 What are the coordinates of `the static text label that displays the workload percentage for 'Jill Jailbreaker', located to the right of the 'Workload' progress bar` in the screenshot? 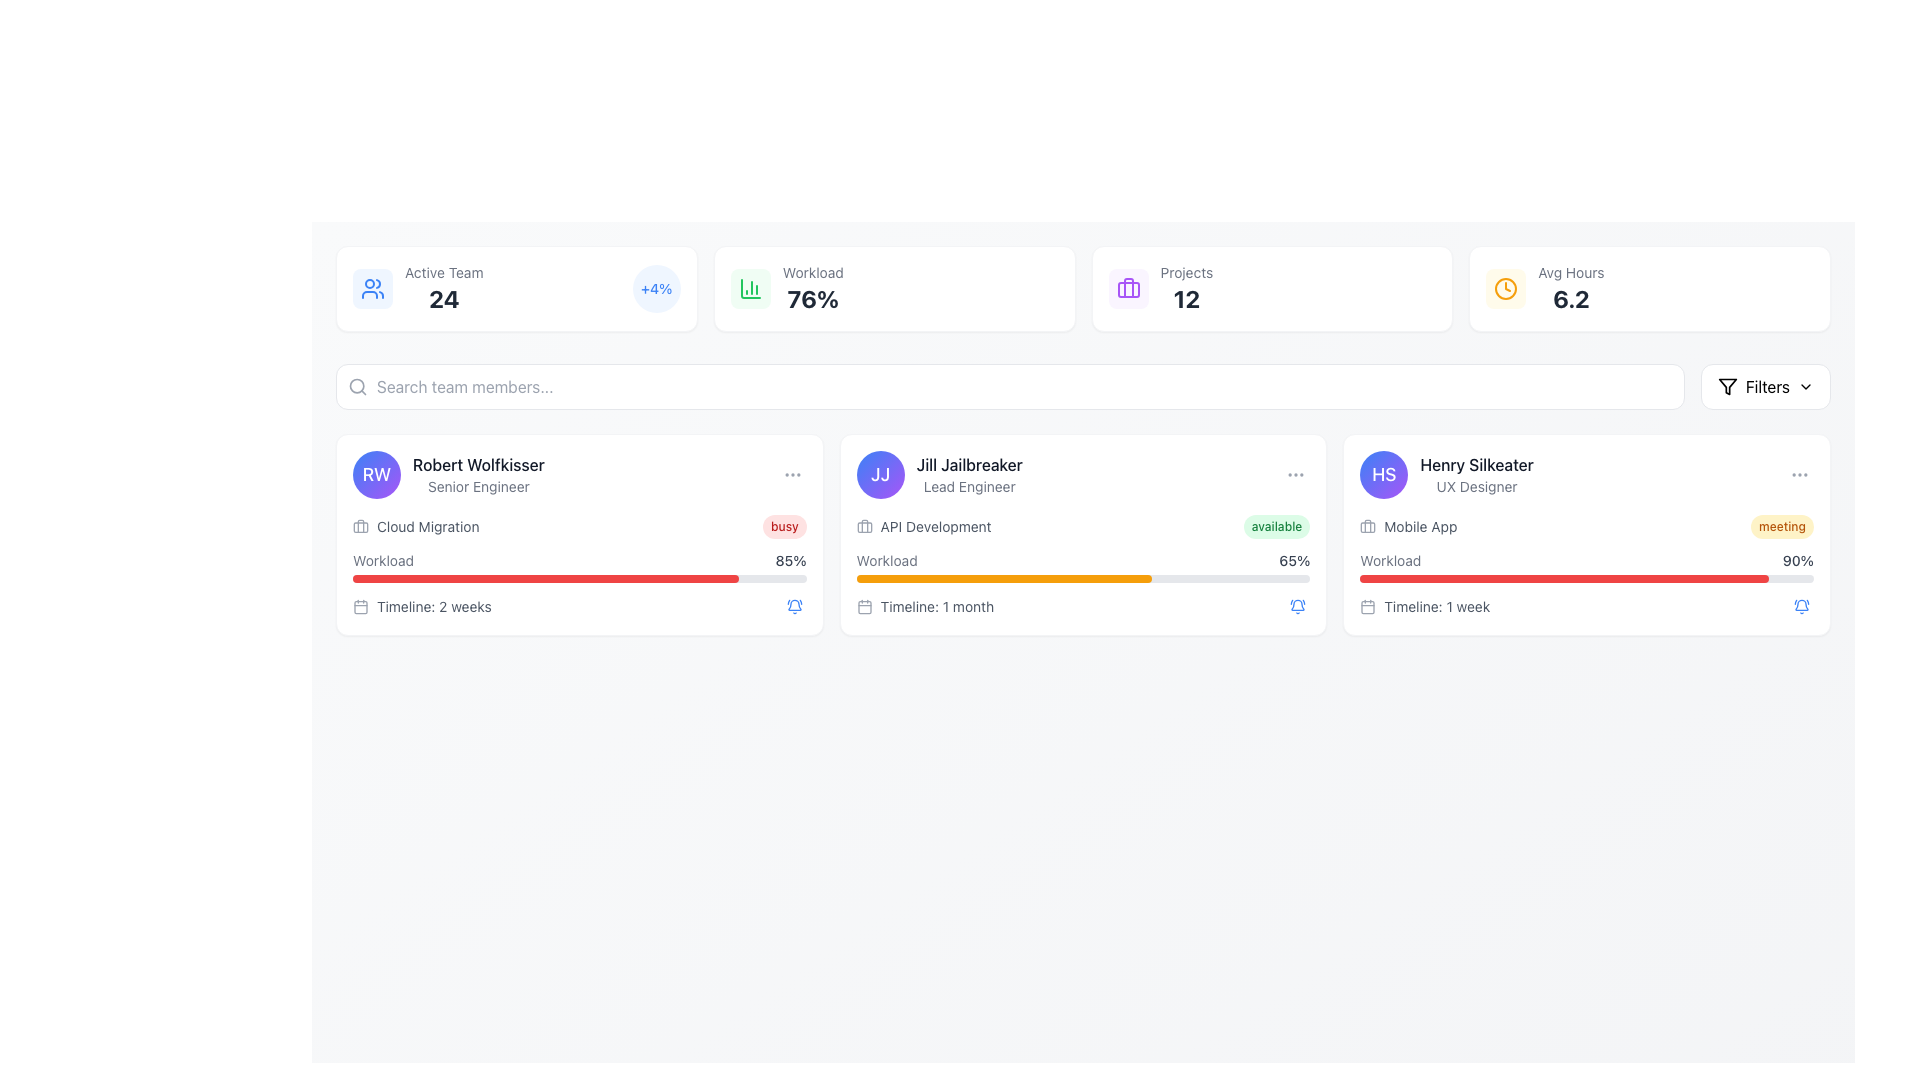 It's located at (1294, 560).